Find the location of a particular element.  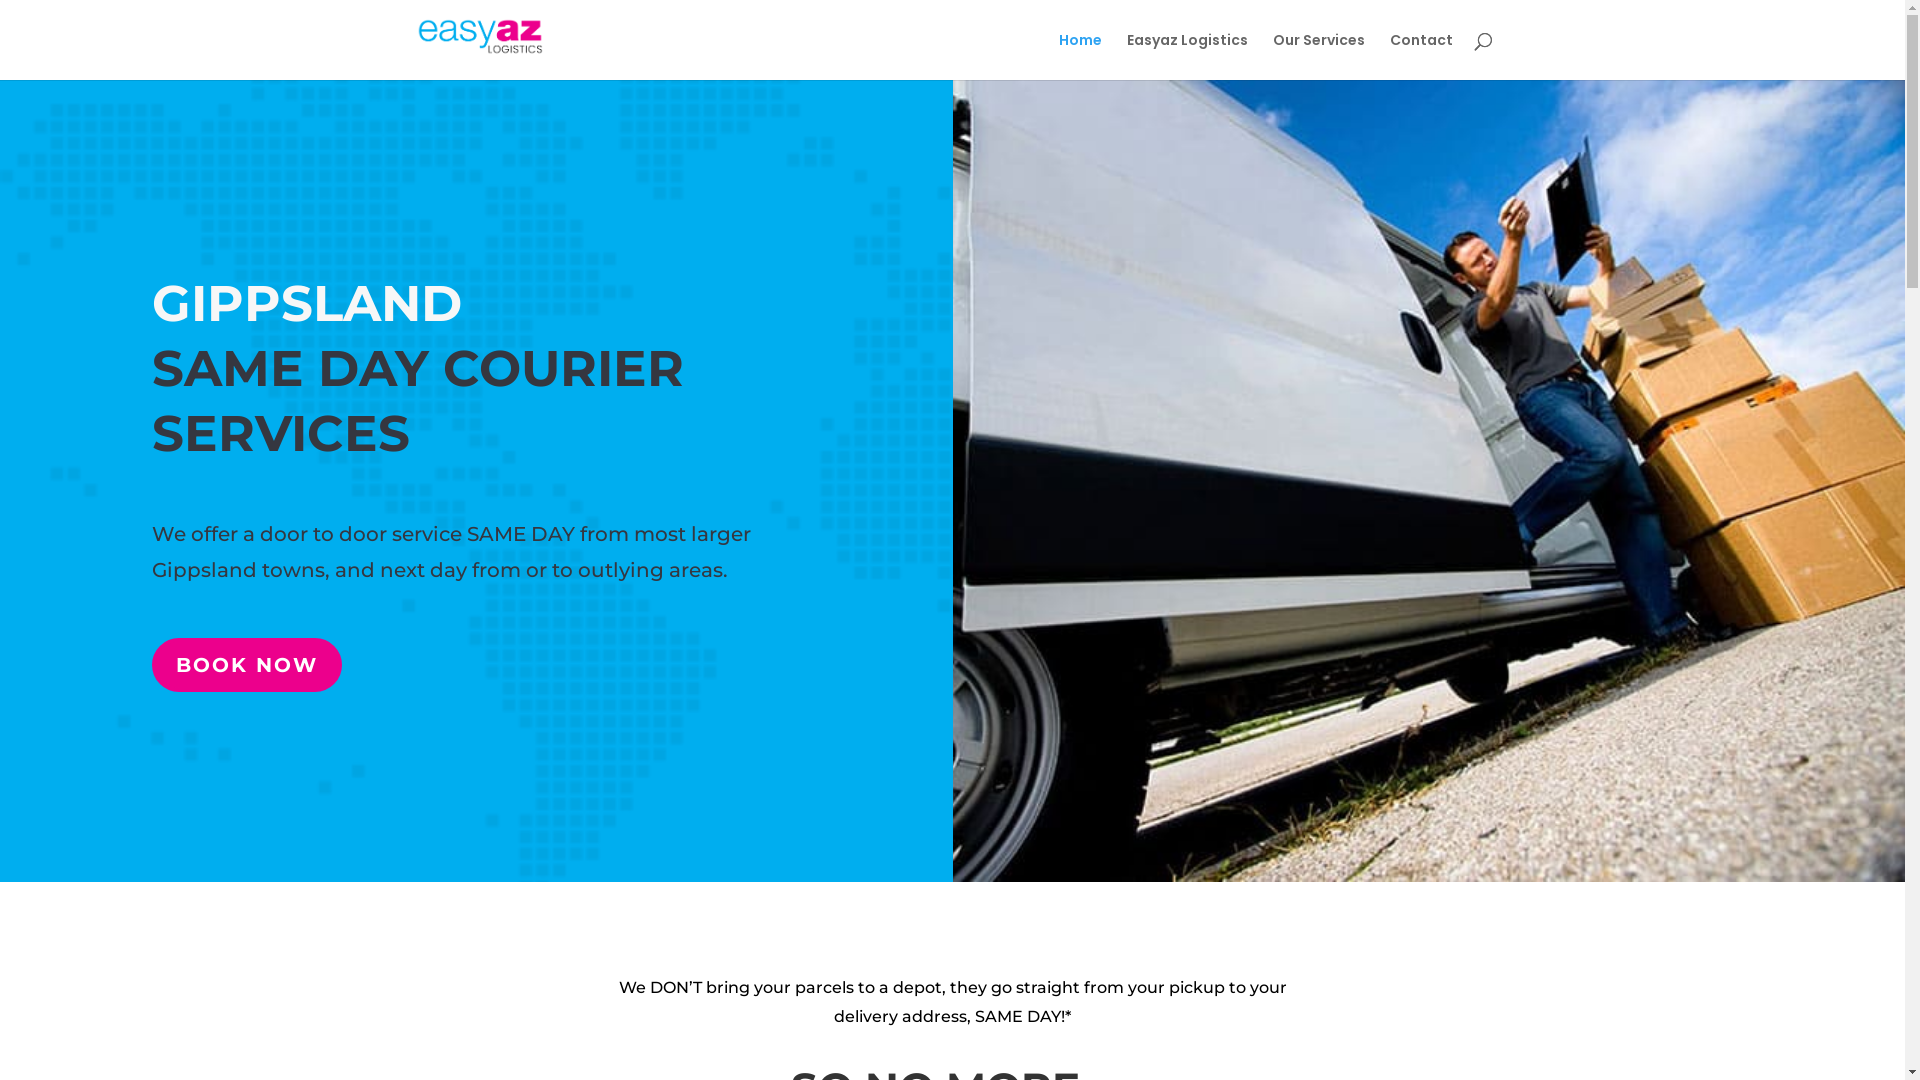

'BOOK NOW' is located at coordinates (245, 664).